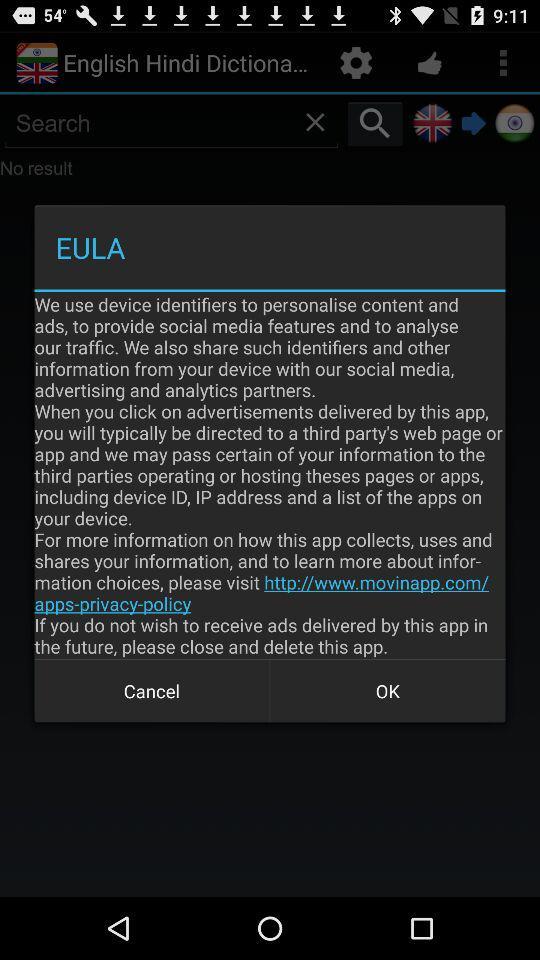 The width and height of the screenshot is (540, 960). Describe the element at coordinates (151, 691) in the screenshot. I see `the button next to the ok` at that location.